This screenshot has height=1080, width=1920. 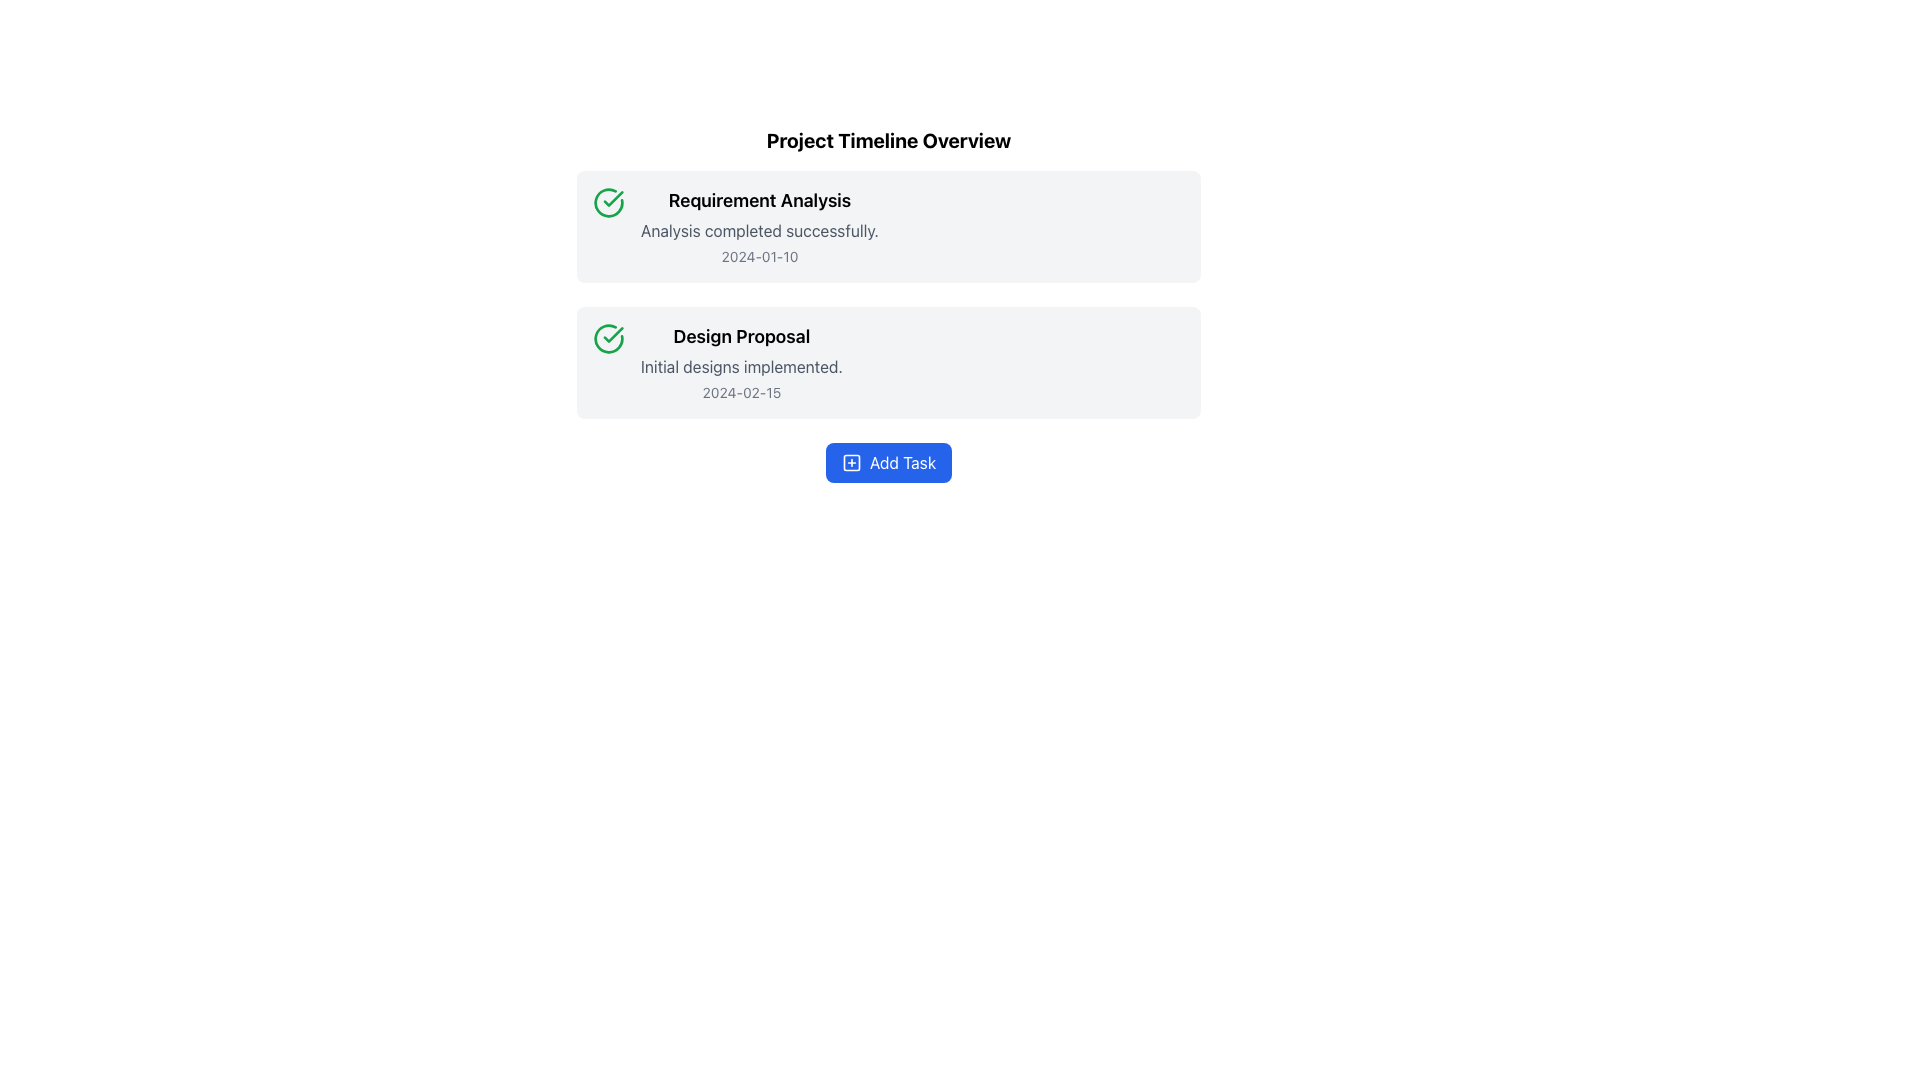 I want to click on the Information Block displaying the title 'Design Proposal' for more details, so click(x=740, y=362).